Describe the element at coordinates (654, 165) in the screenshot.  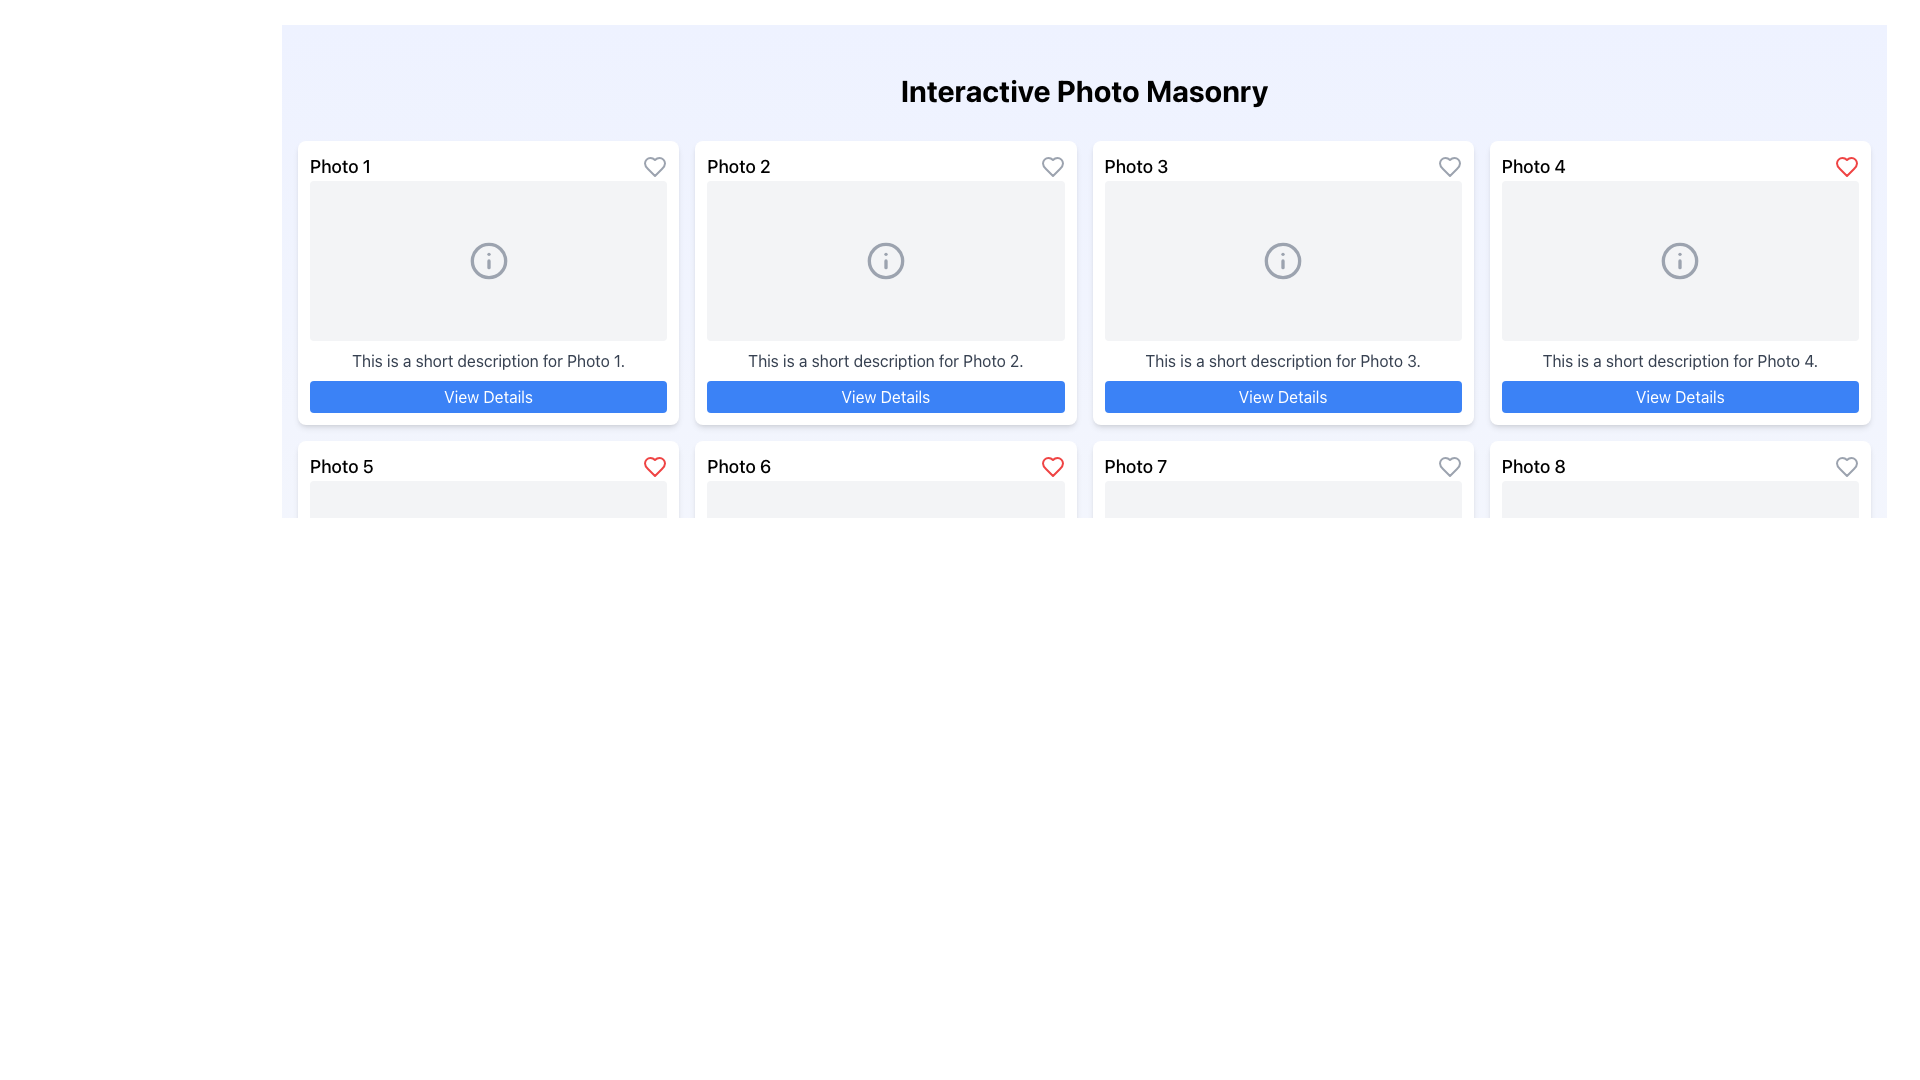
I see `the heart icon button` at that location.